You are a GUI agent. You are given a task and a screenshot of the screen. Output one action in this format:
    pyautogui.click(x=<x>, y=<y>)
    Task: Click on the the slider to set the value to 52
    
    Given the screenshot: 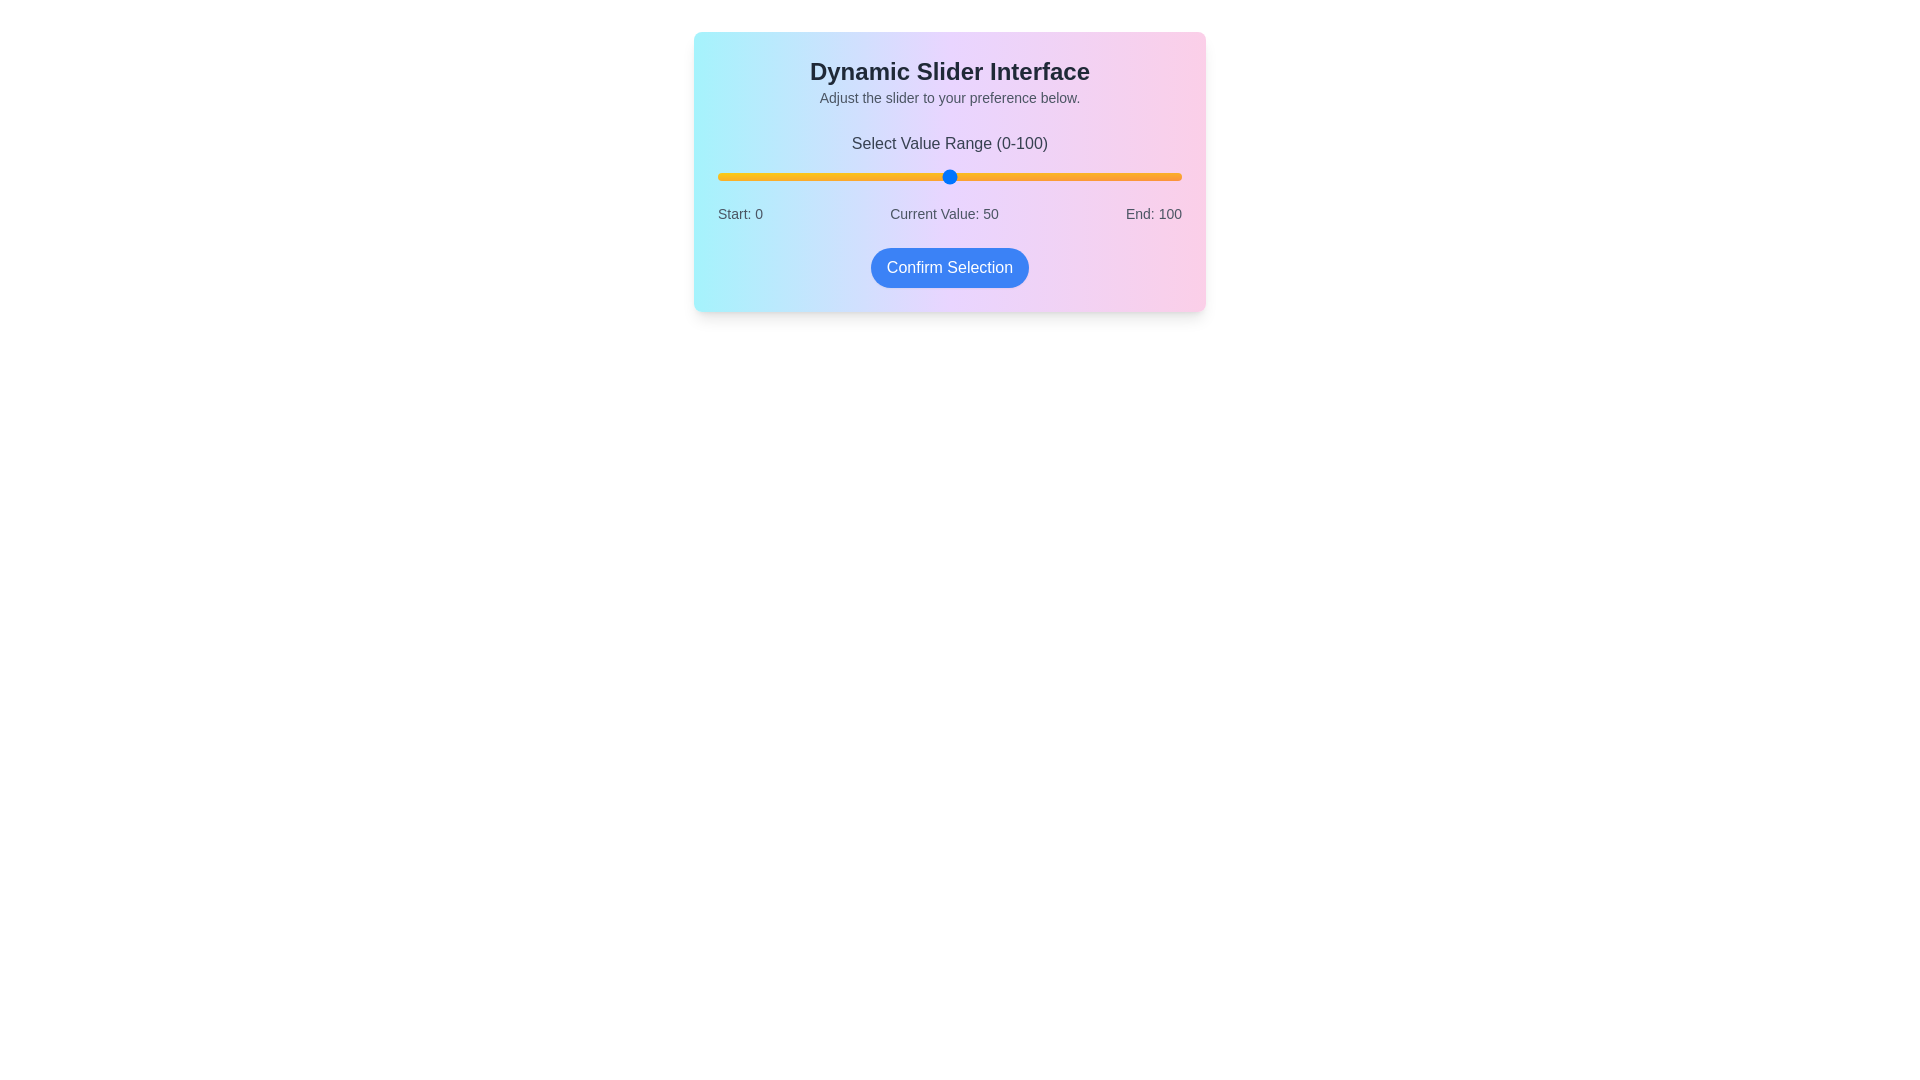 What is the action you would take?
    pyautogui.click(x=958, y=176)
    